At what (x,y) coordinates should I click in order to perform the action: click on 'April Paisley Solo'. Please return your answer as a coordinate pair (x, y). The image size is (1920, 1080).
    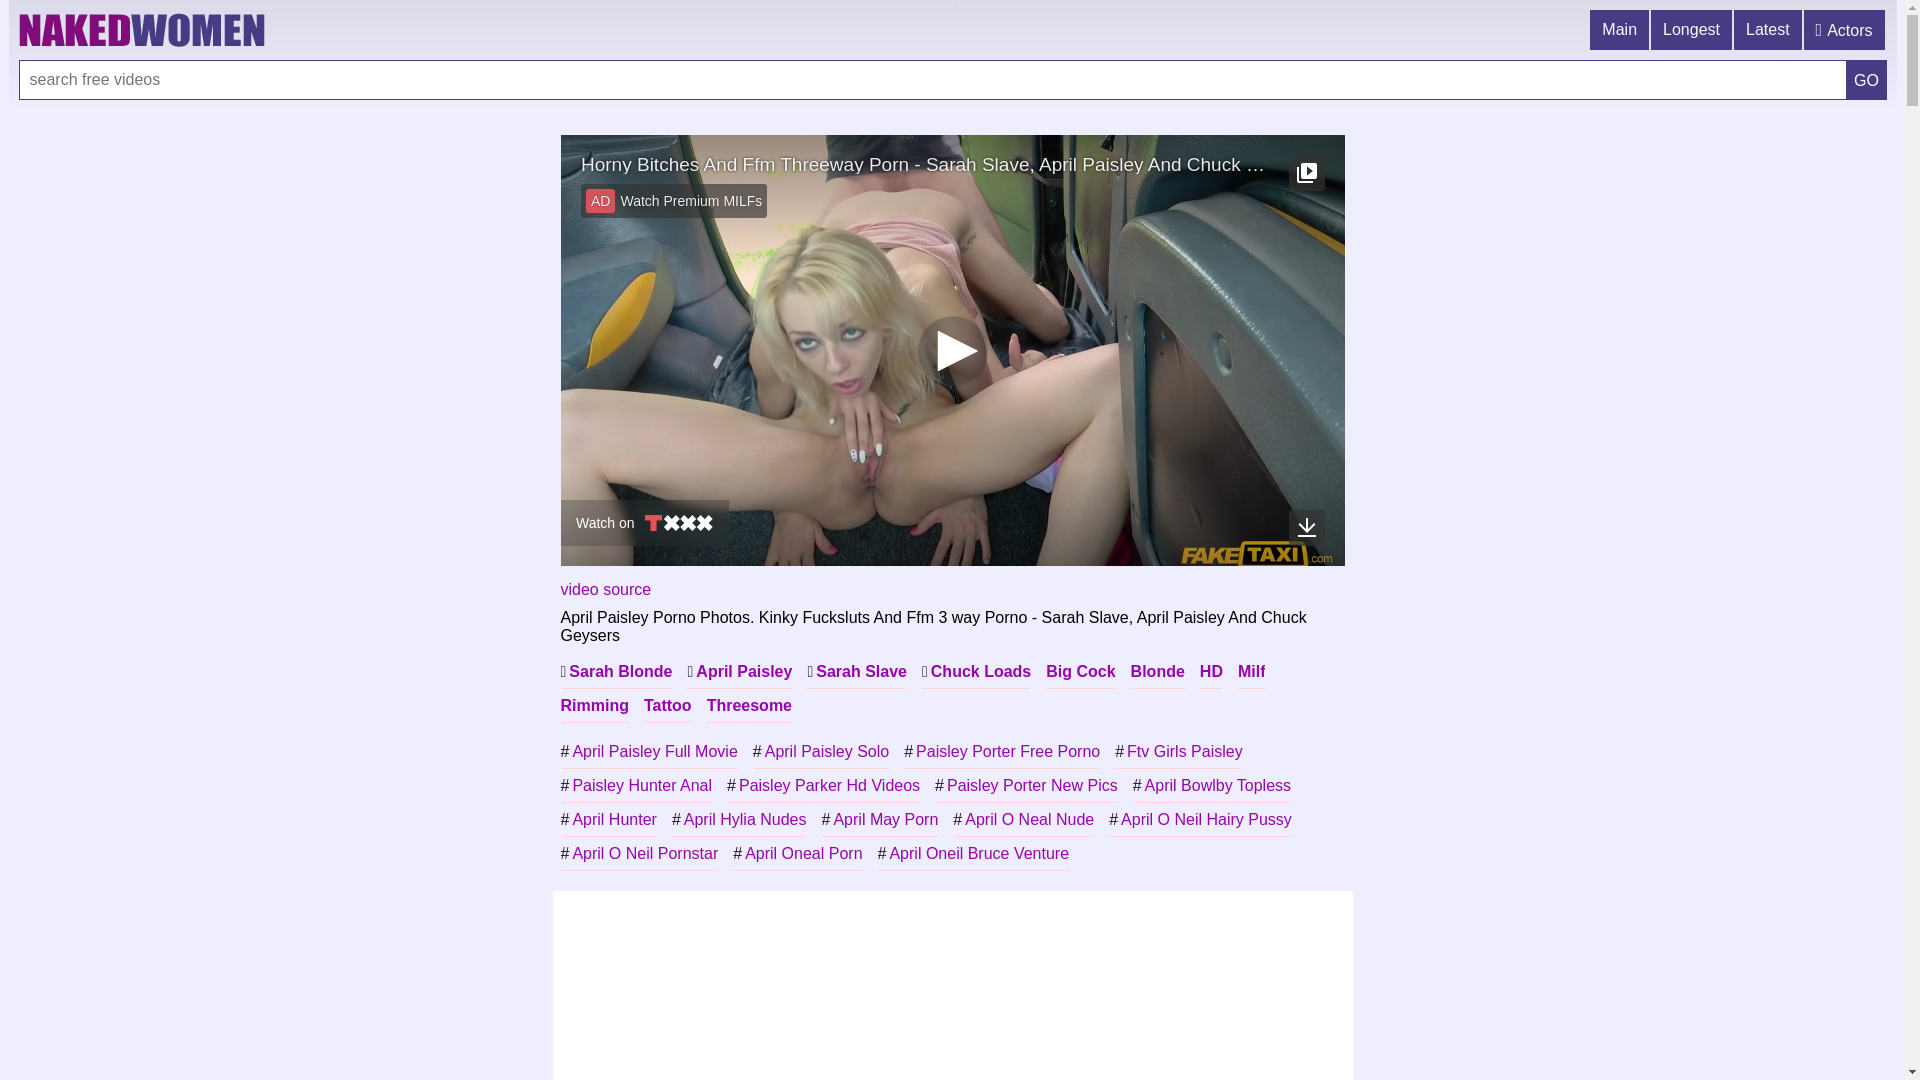
    Looking at the image, I should click on (820, 752).